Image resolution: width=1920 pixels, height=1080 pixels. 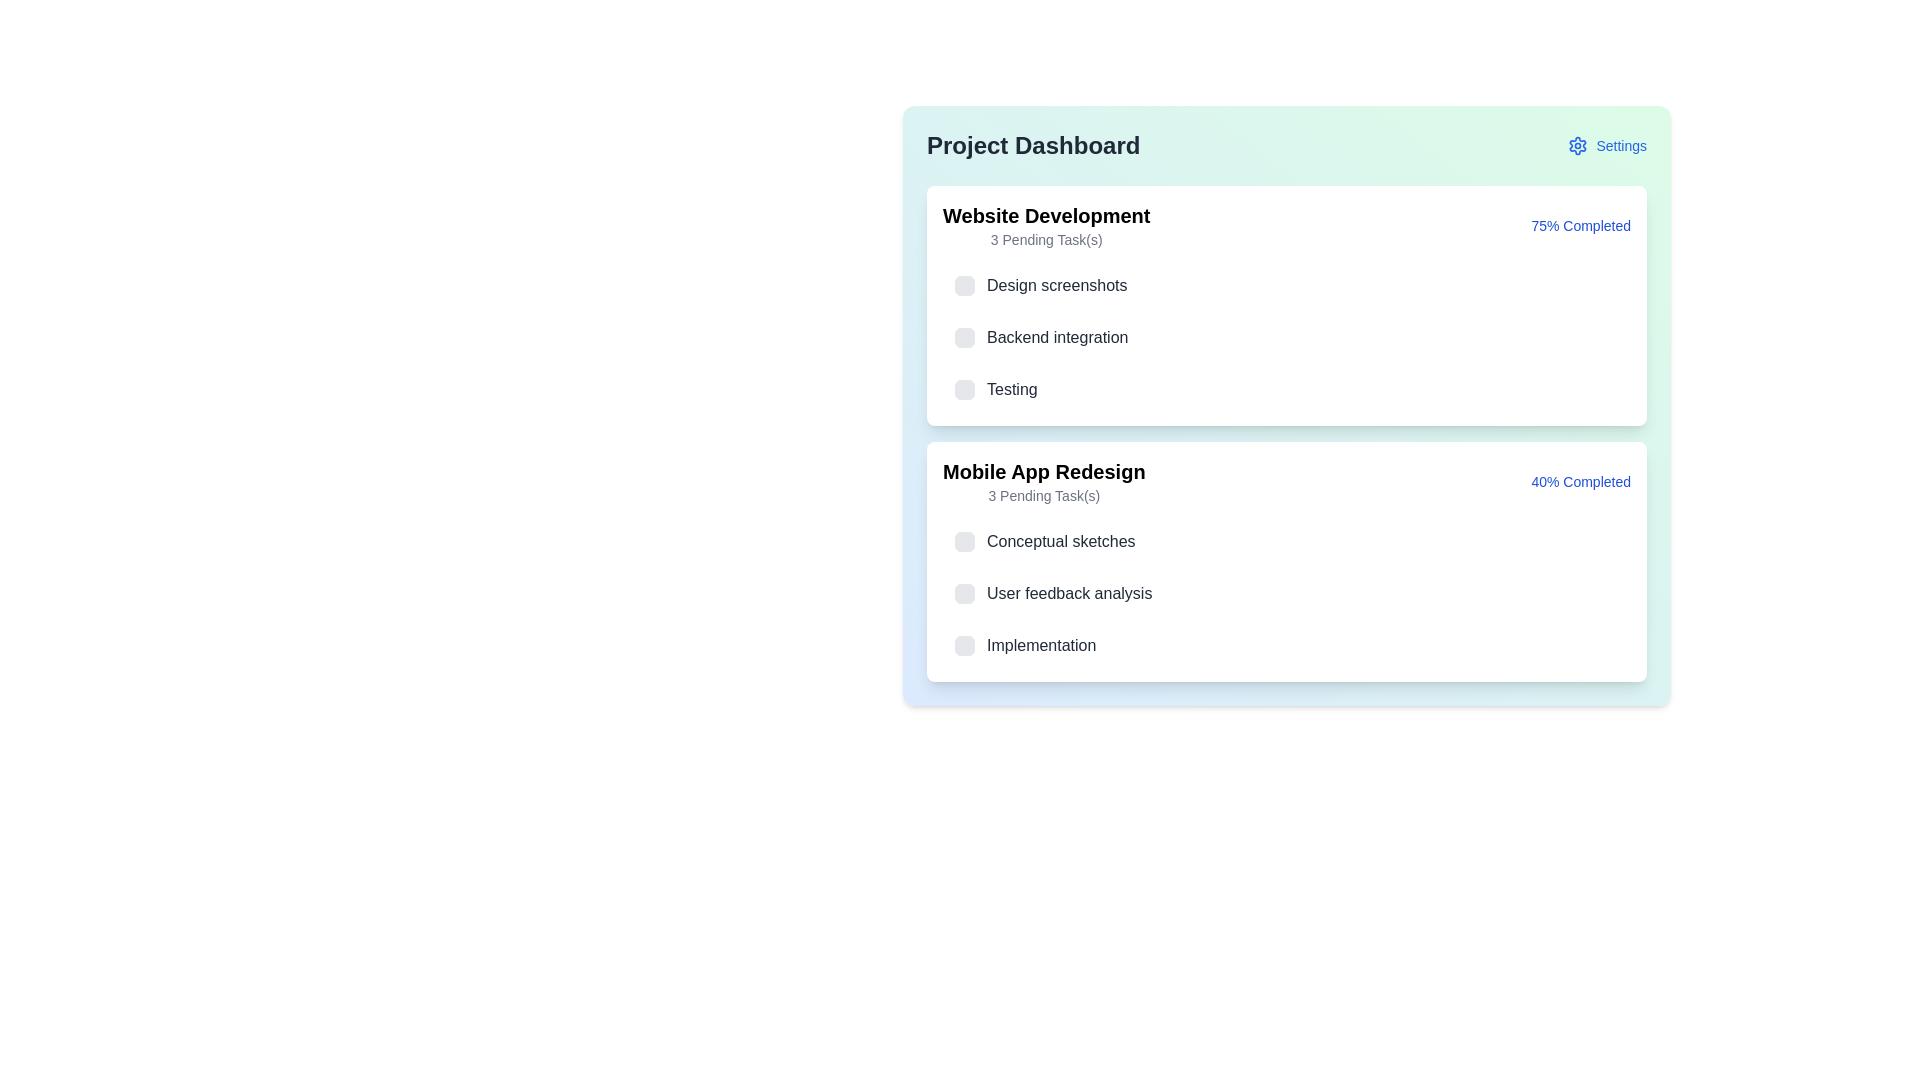 I want to click on the text label located in the top-right corner of the interface, next to the gear icon, so click(x=1621, y=145).